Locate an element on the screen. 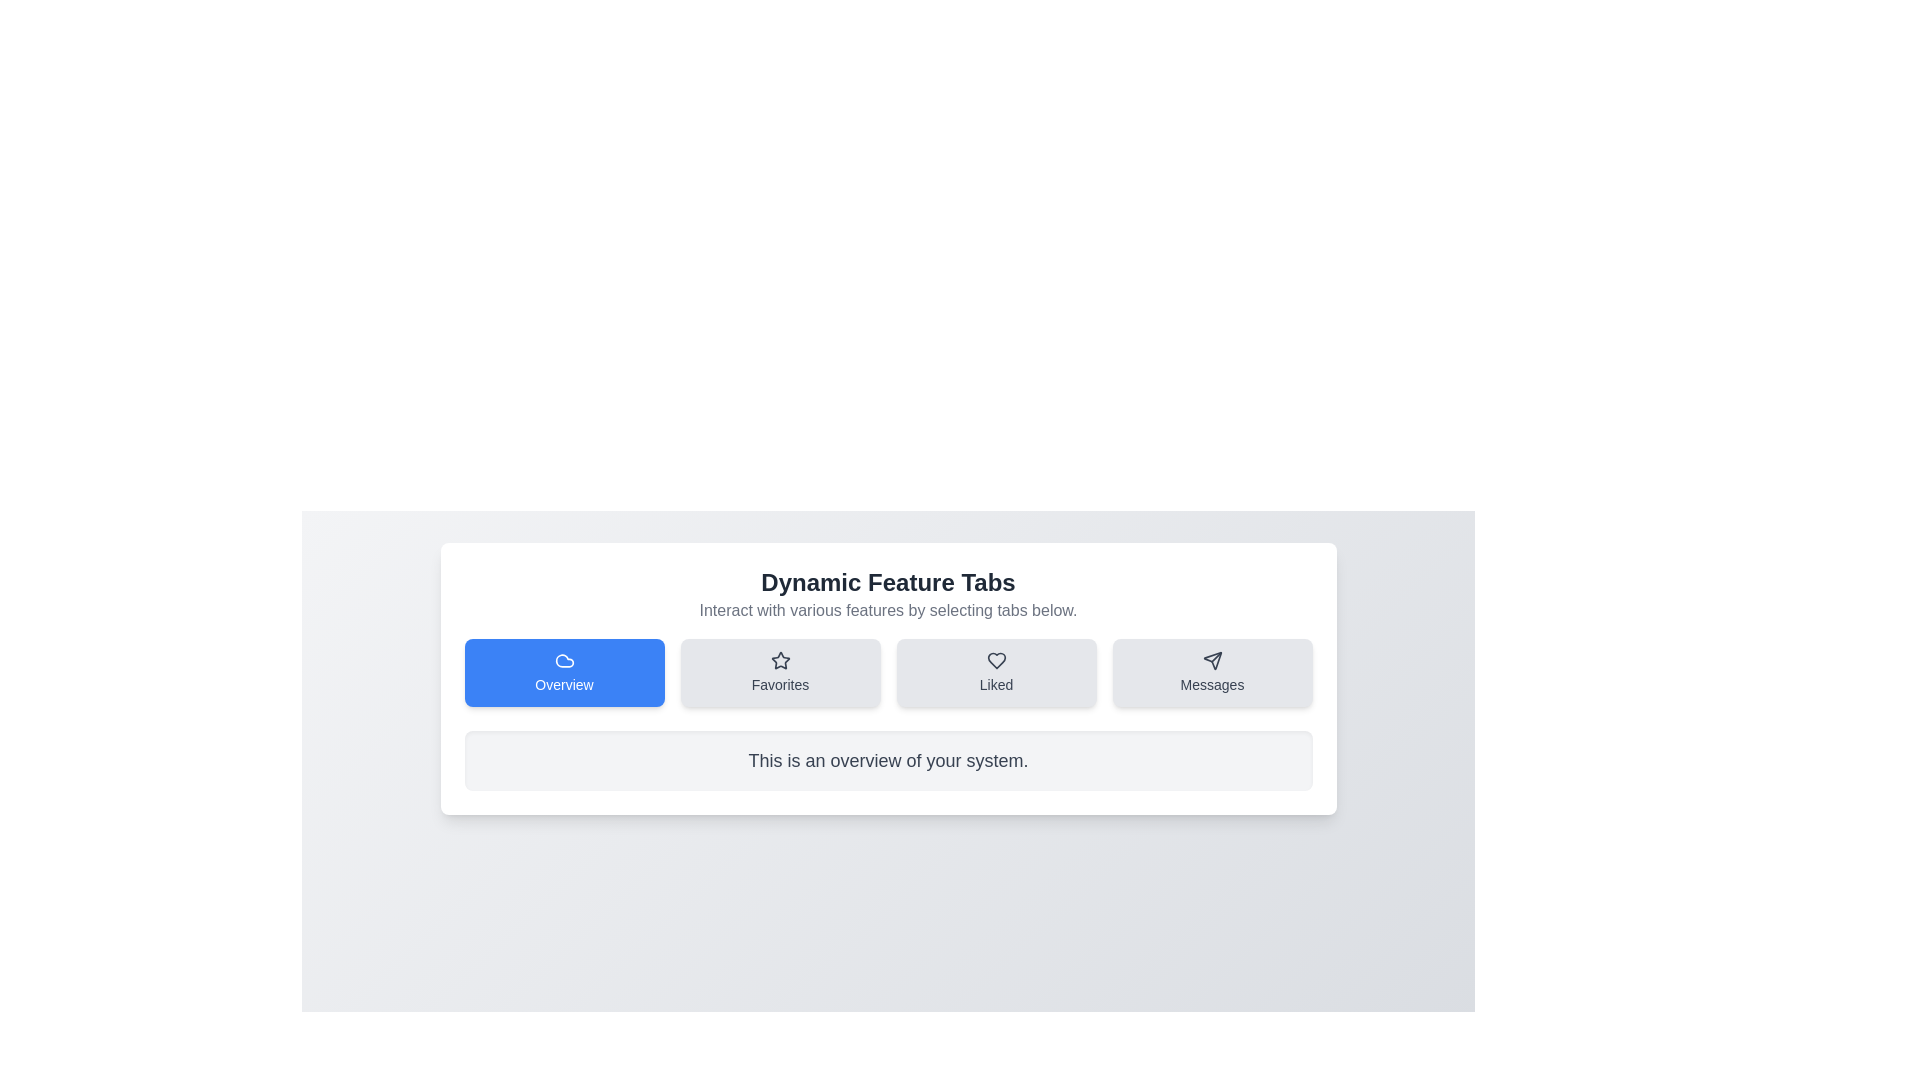 This screenshot has height=1080, width=1920. the 'Messages' button, which is the fourth button in the row under 'Dynamic Feature Tabs' is located at coordinates (1211, 672).